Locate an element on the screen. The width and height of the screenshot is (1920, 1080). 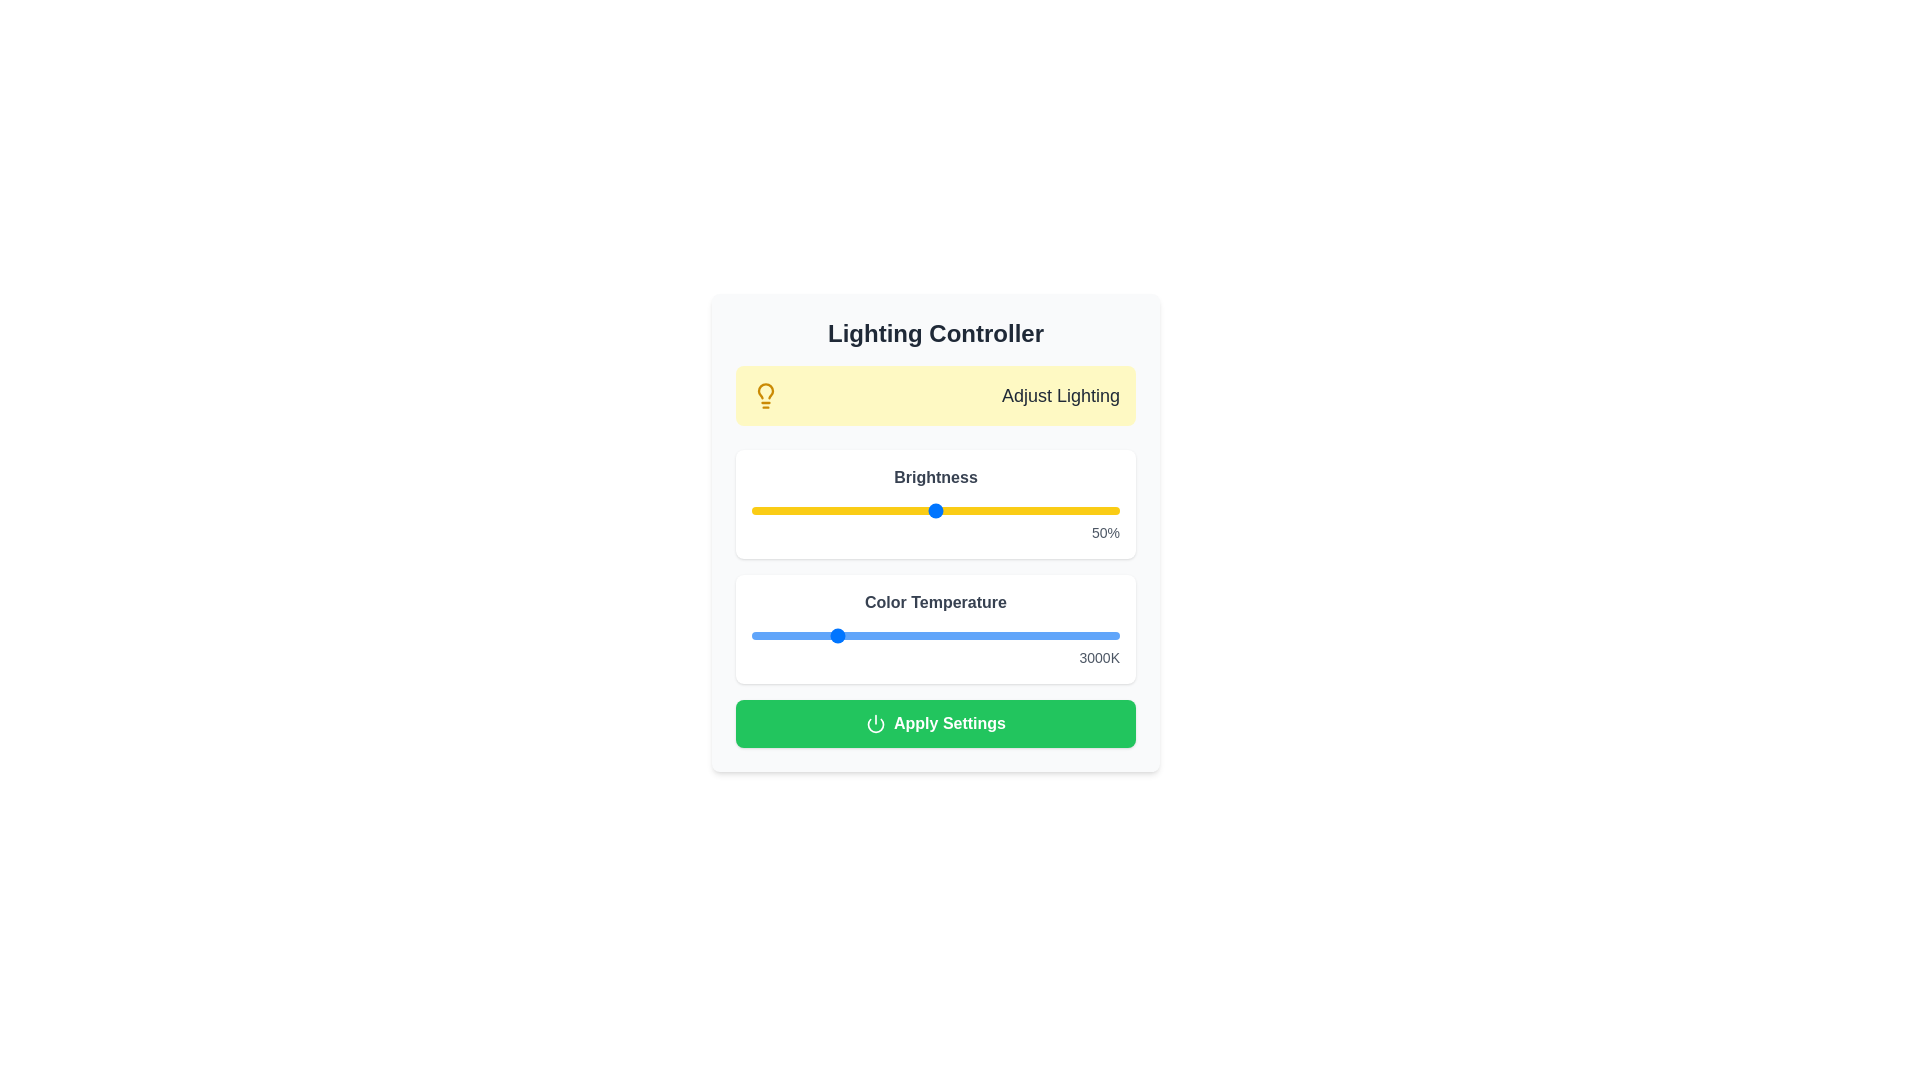
the color temperature slider to 8280 K is located at coordinates (1048, 636).